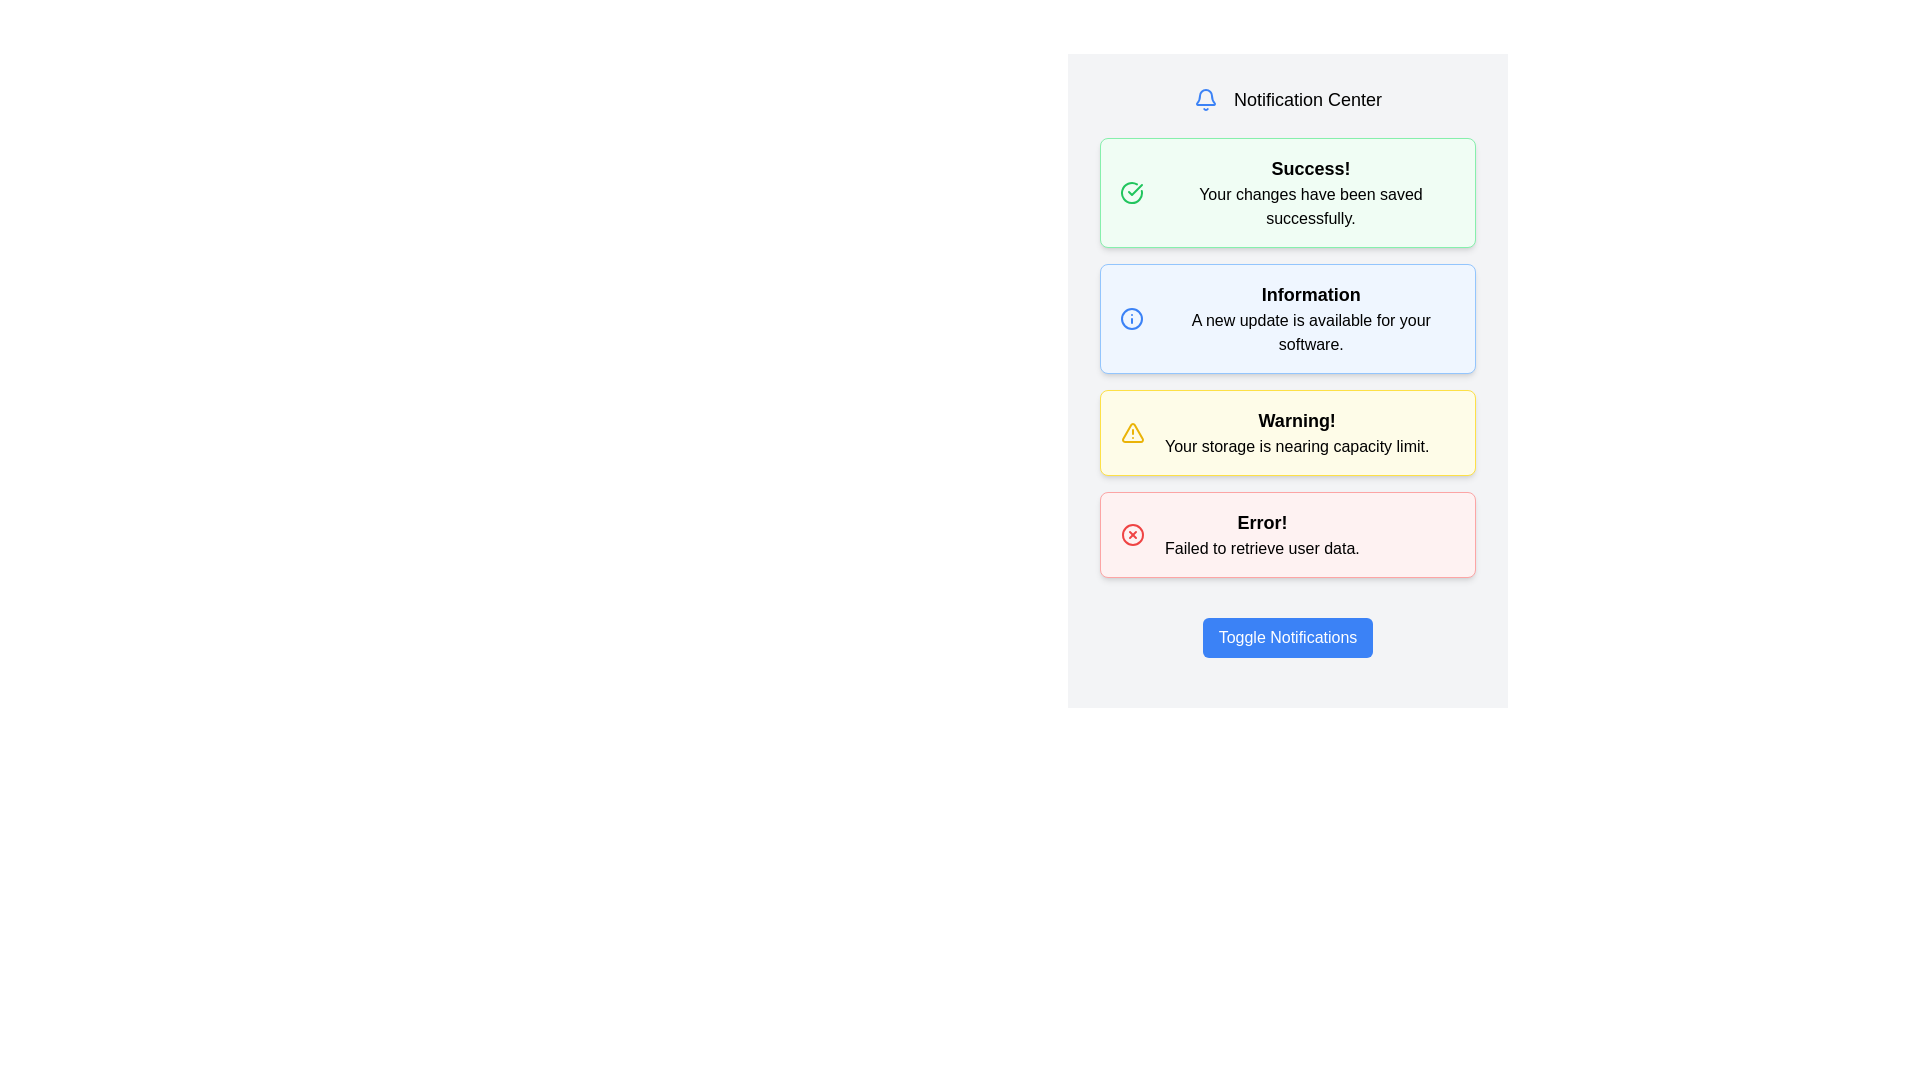 The image size is (1920, 1080). Describe the element at coordinates (1135, 189) in the screenshot. I see `the green checkmark icon within the 'Success!' notification card to acknowledge the notification` at that location.